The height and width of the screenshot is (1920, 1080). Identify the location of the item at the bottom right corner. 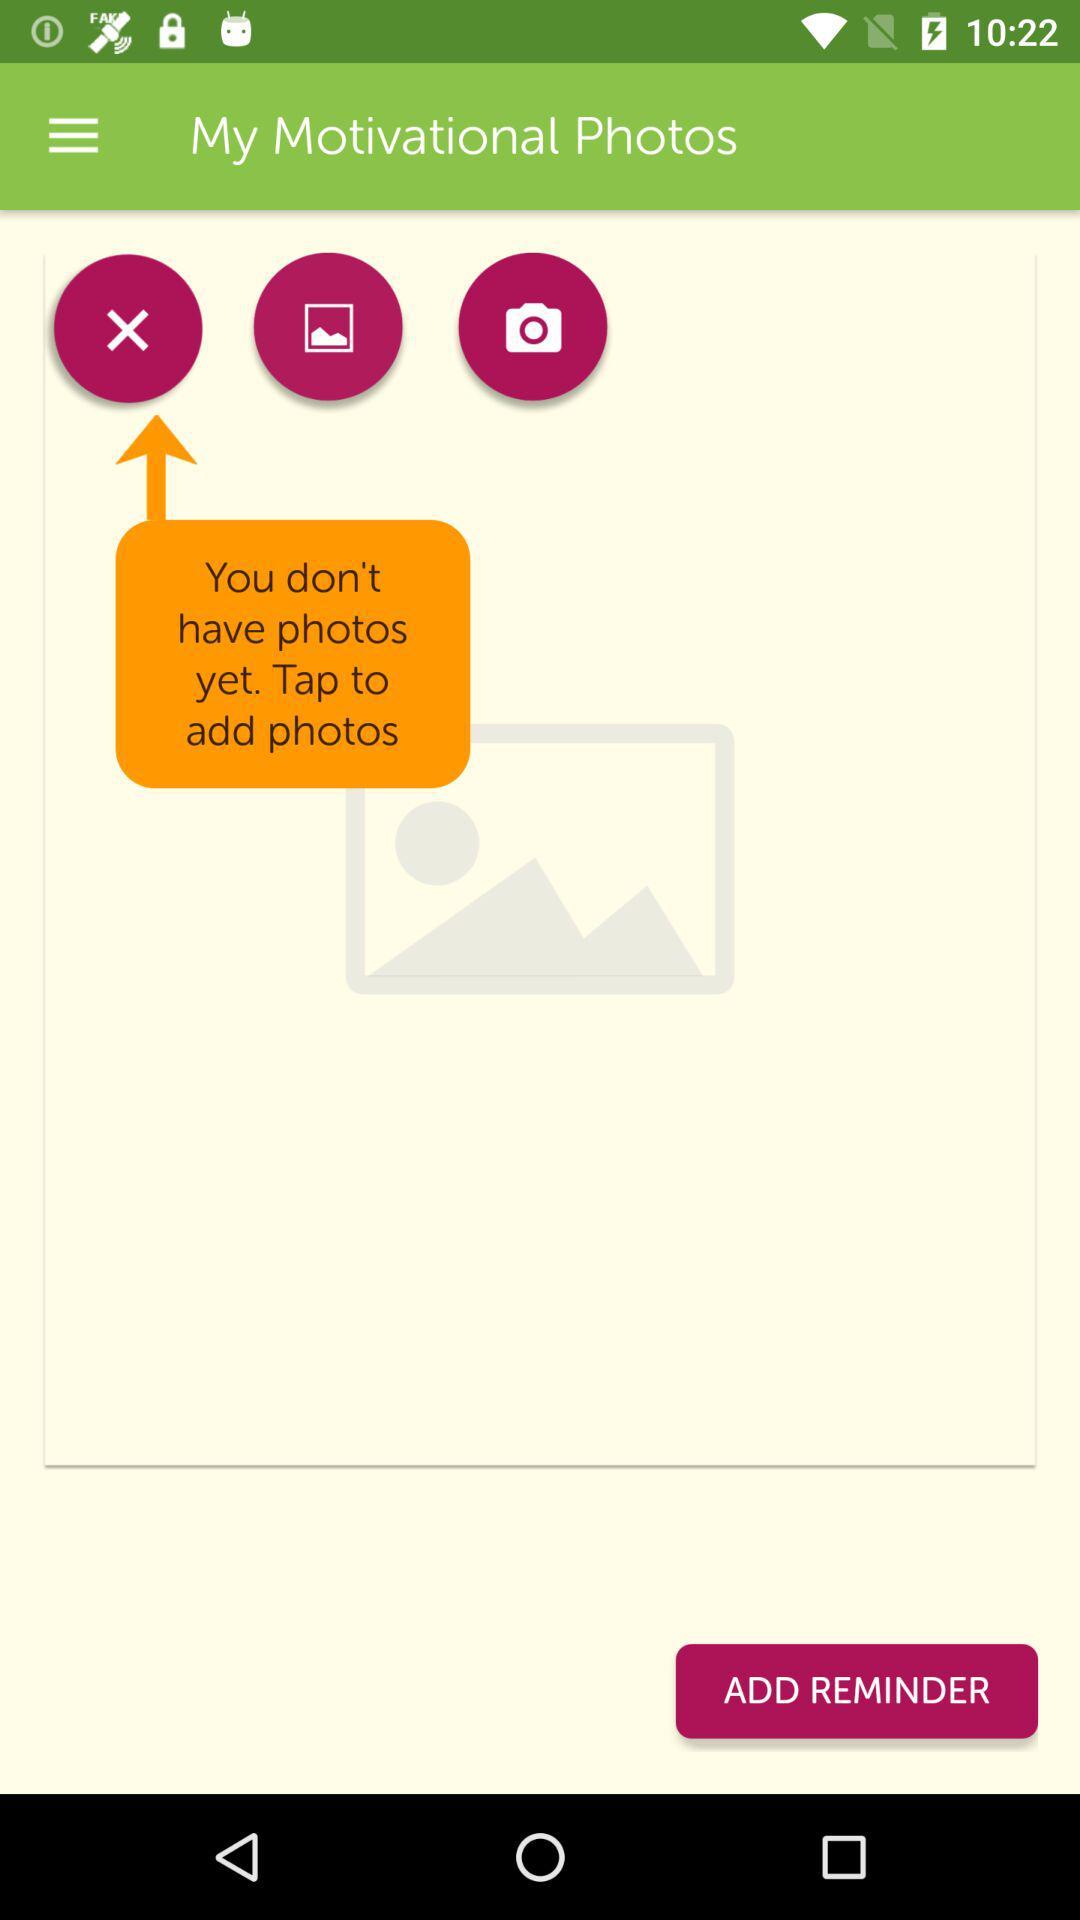
(855, 1690).